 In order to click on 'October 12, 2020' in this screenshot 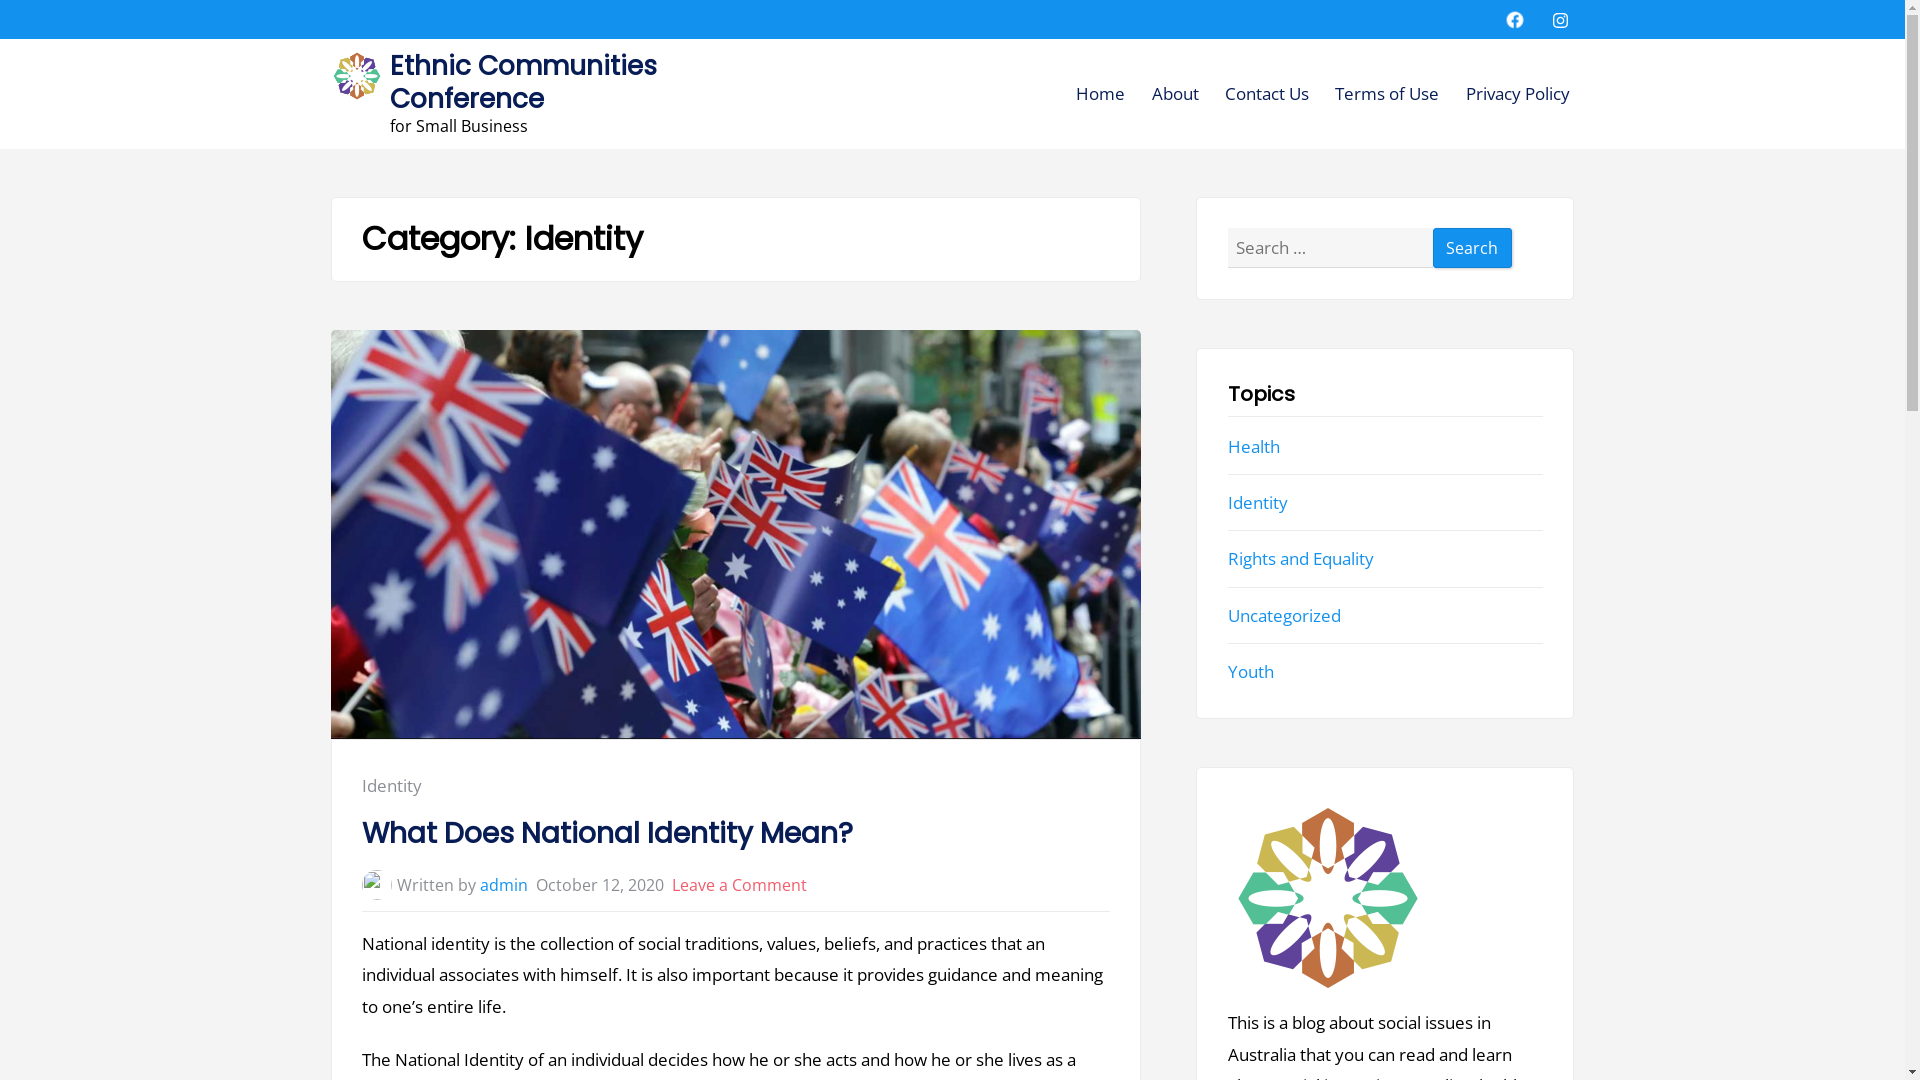, I will do `click(599, 883)`.